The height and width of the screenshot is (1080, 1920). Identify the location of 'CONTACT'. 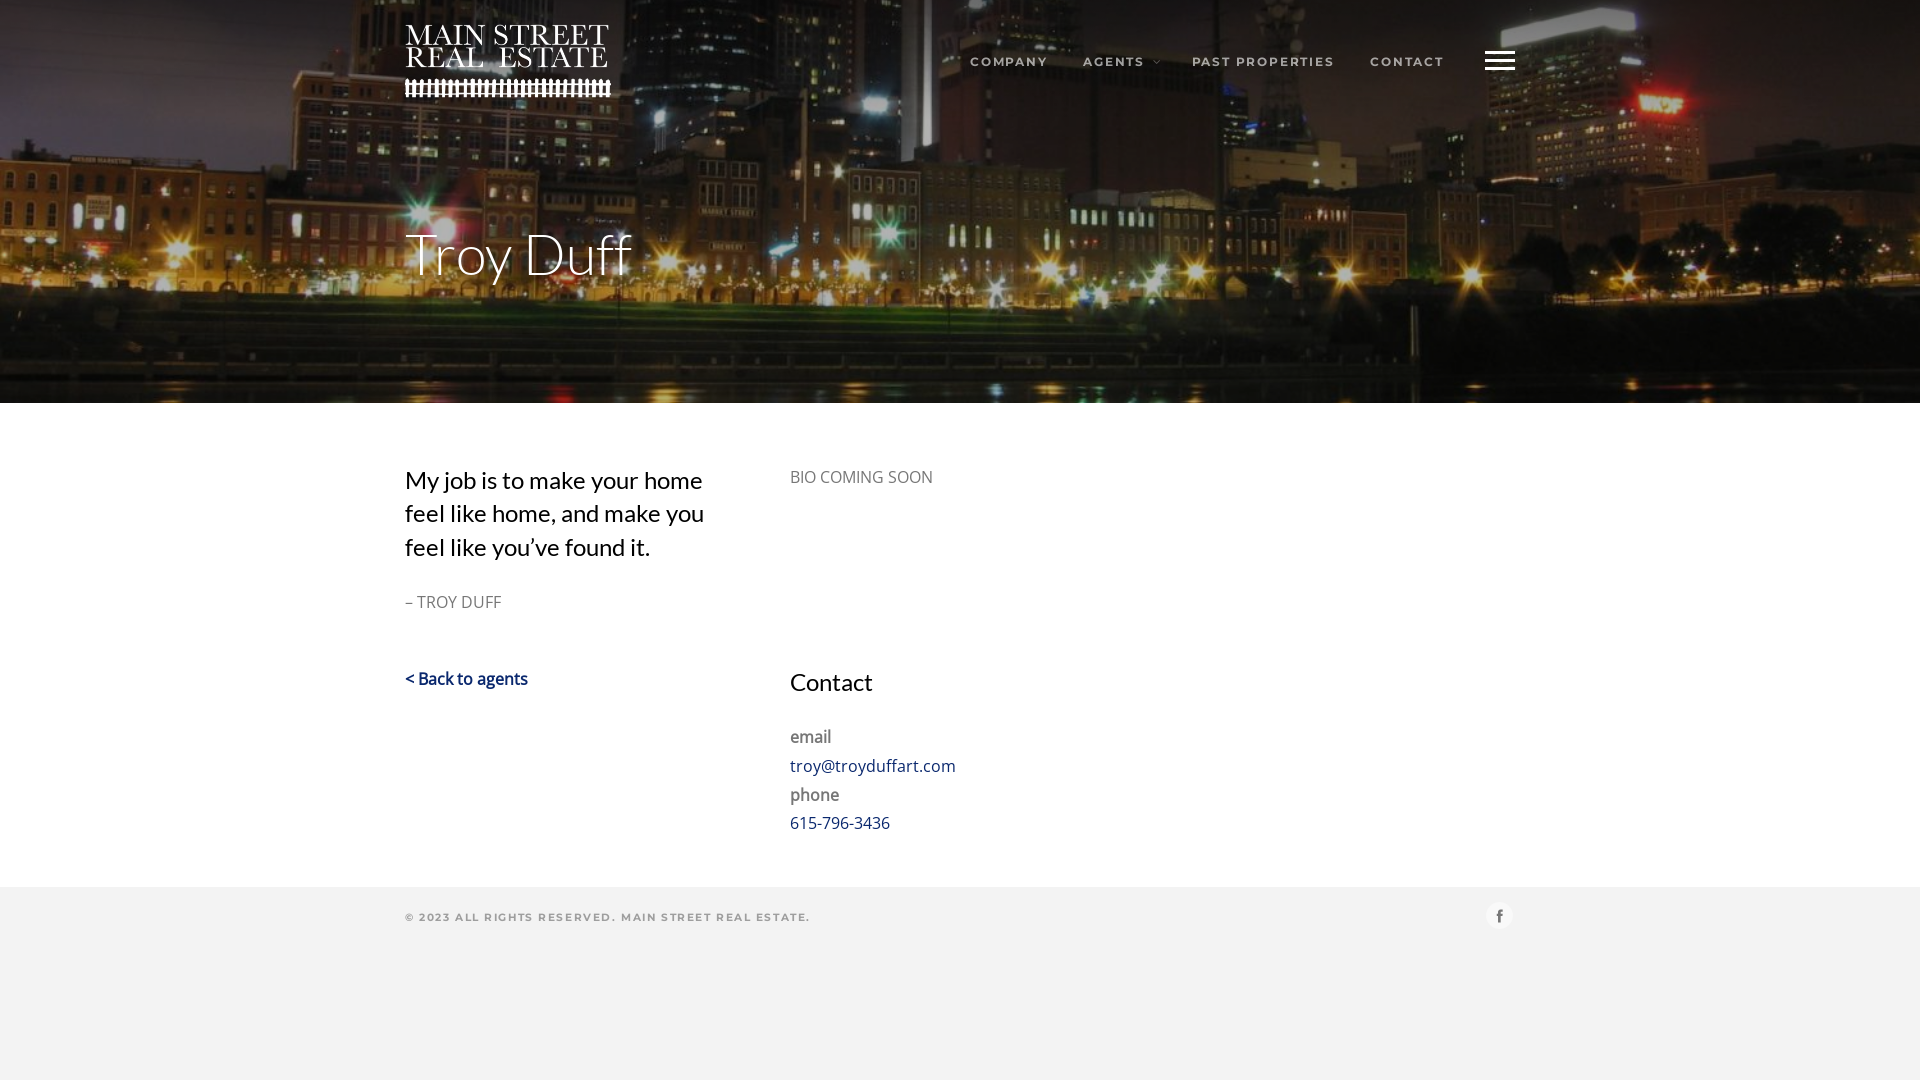
(1405, 60).